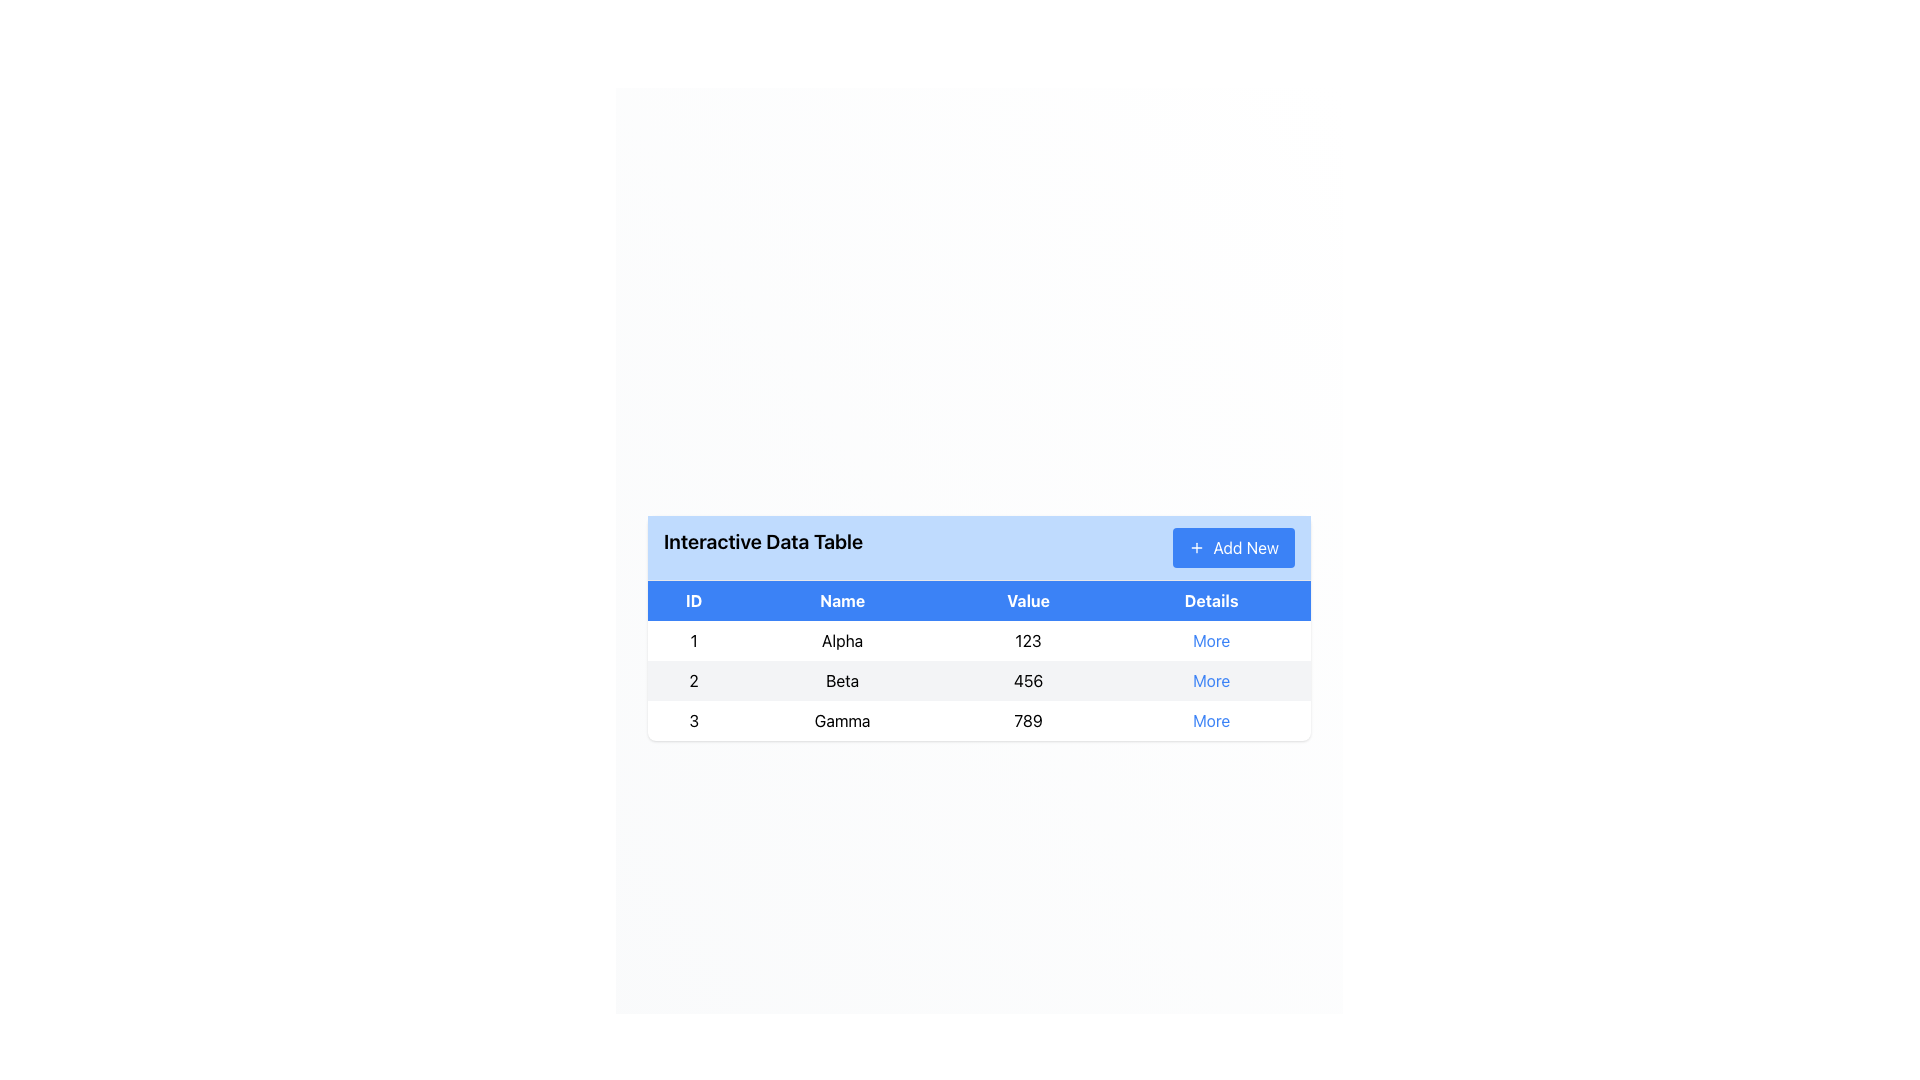  Describe the element at coordinates (1210, 679) in the screenshot. I see `the button in the second row of the table under the Details column, located to the right of the '456' entry in the Value column` at that location.